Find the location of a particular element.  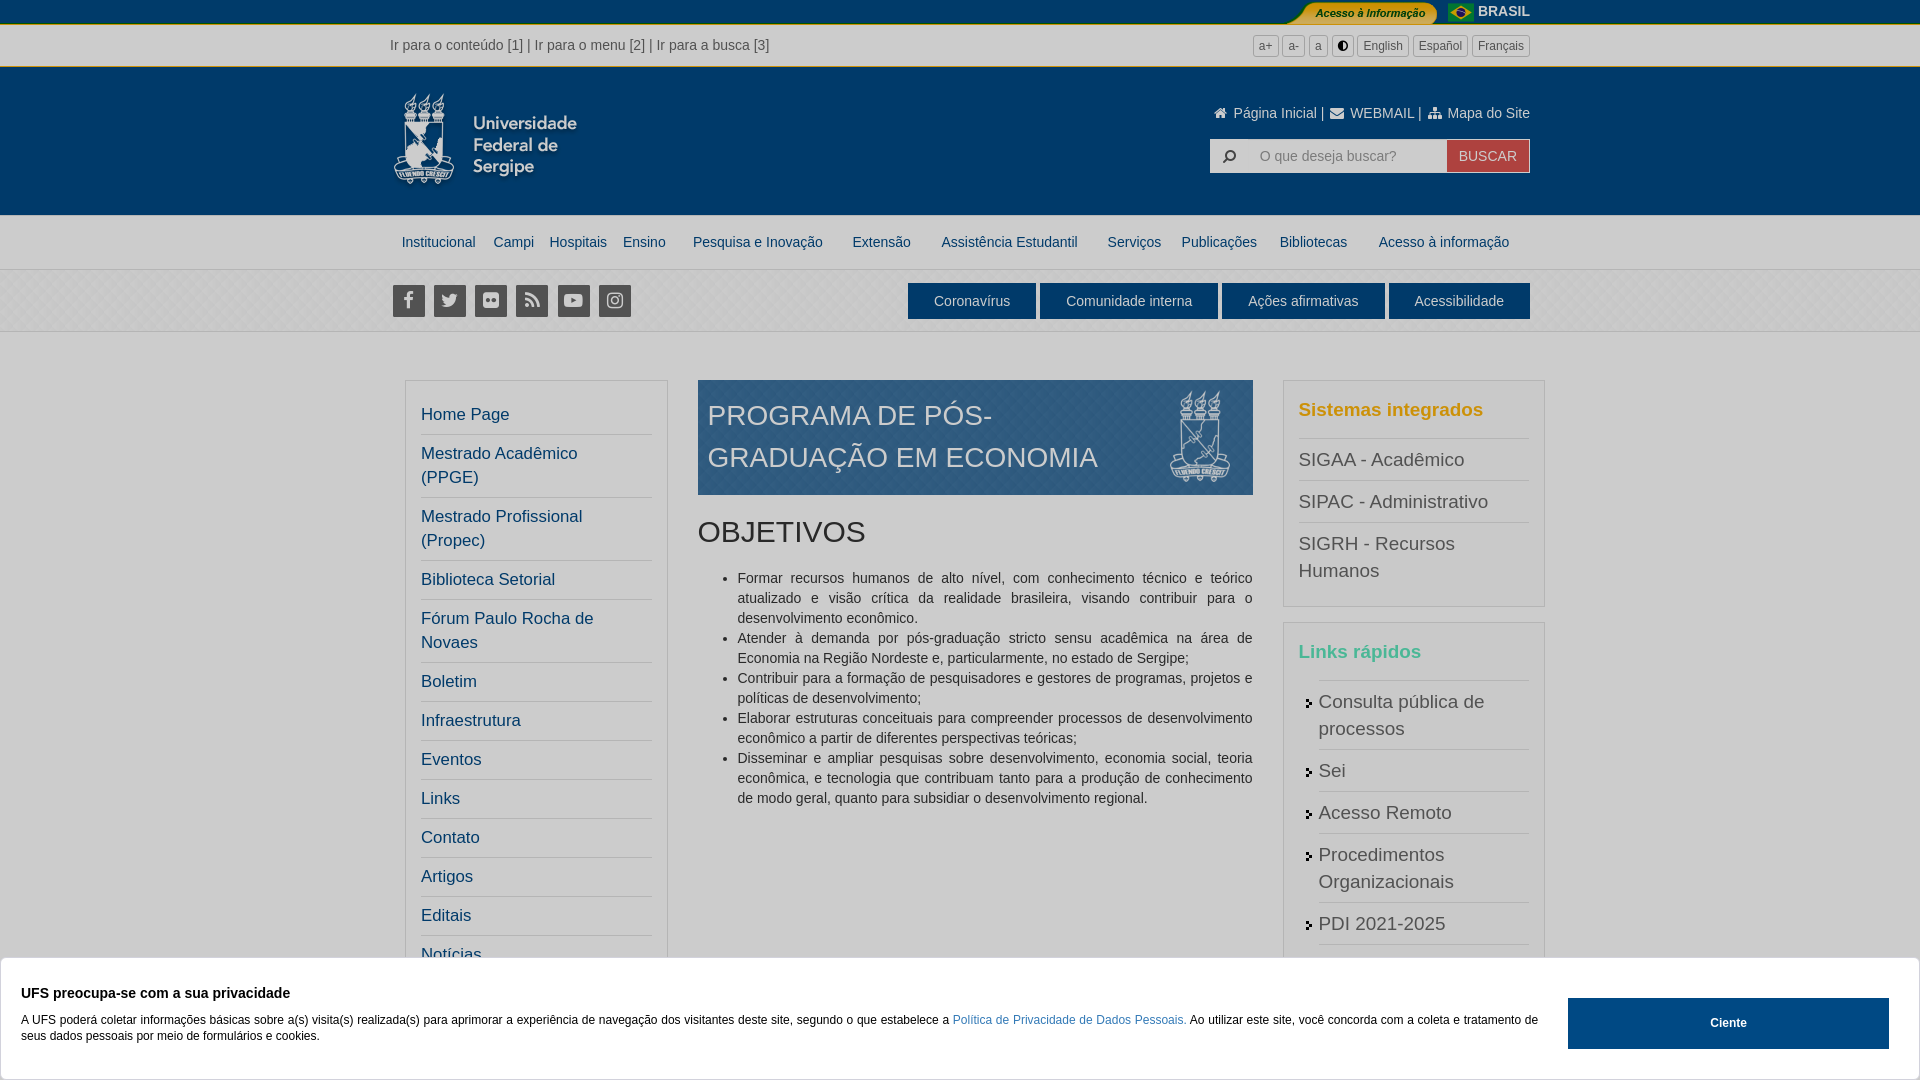

'PDI 2021-2025' is located at coordinates (1380, 923).